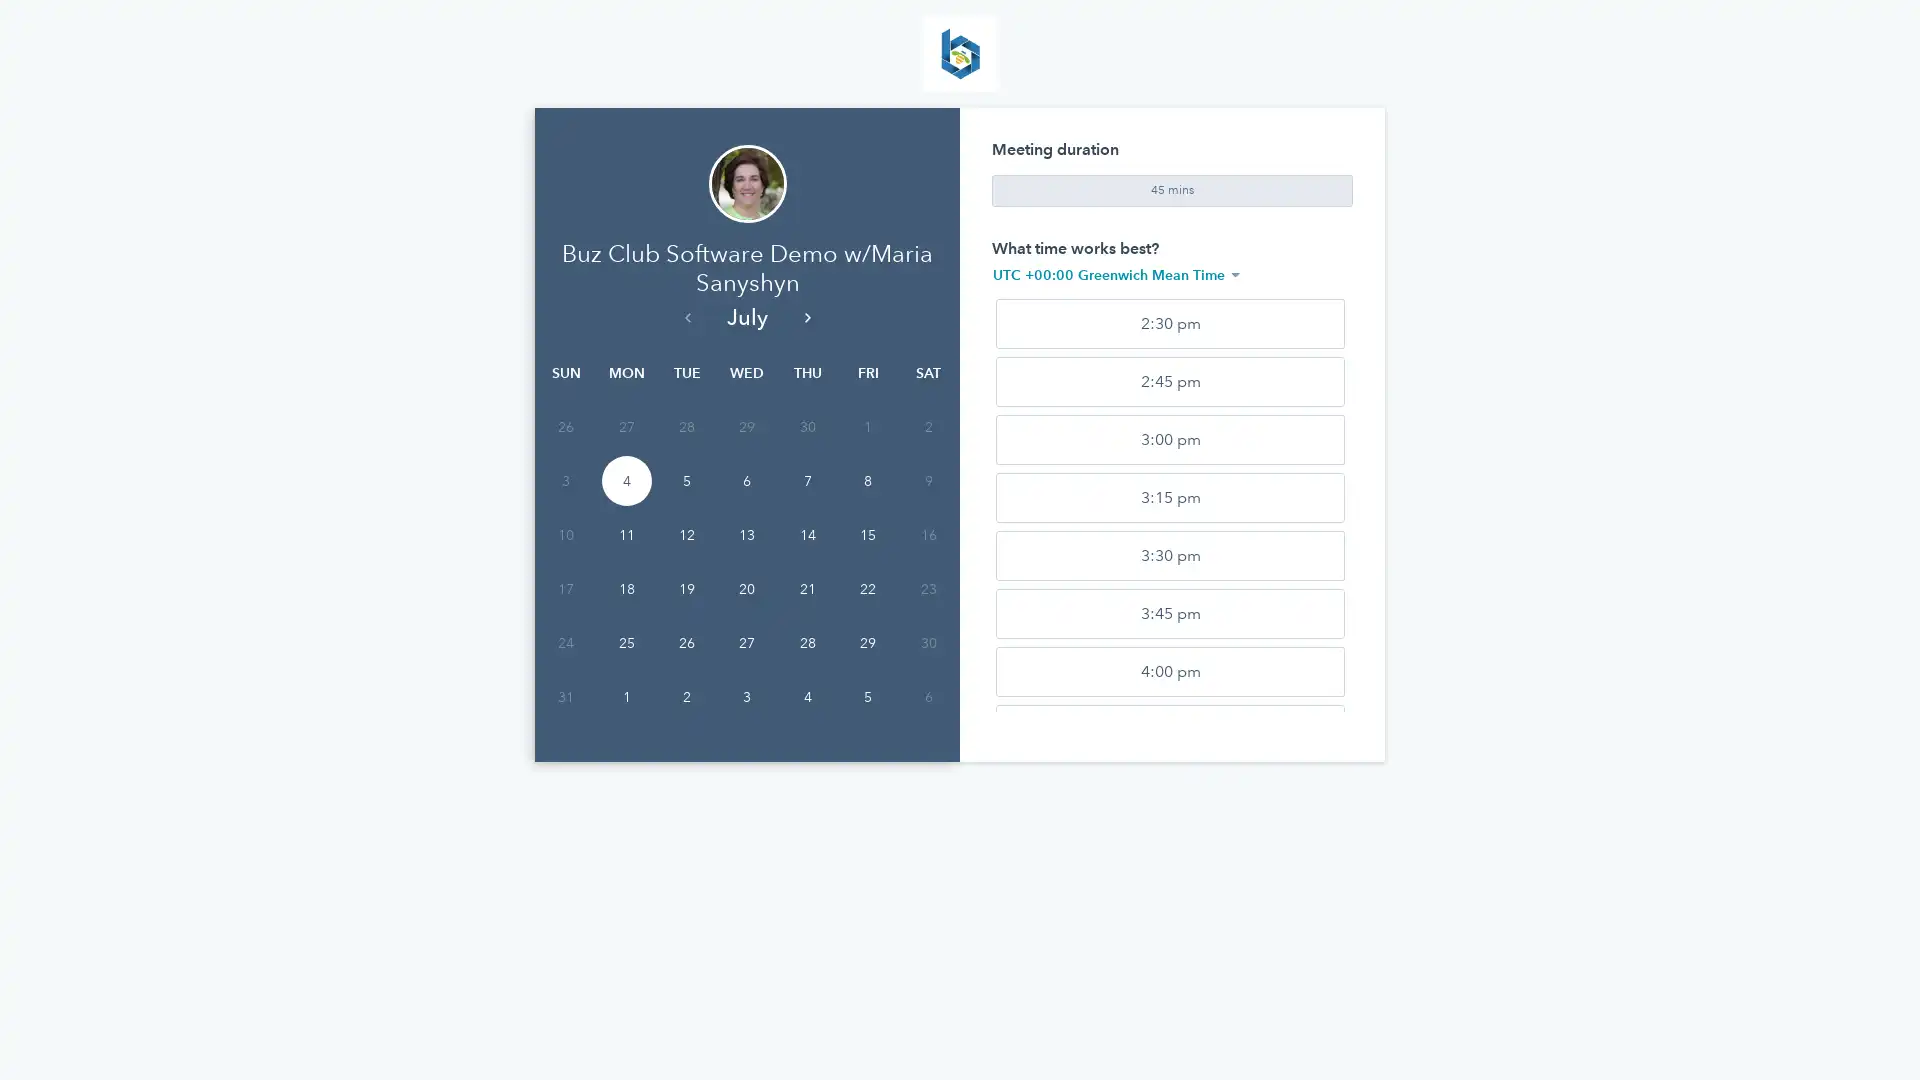 The image size is (1920, 1080). I want to click on July 26th, so click(686, 643).